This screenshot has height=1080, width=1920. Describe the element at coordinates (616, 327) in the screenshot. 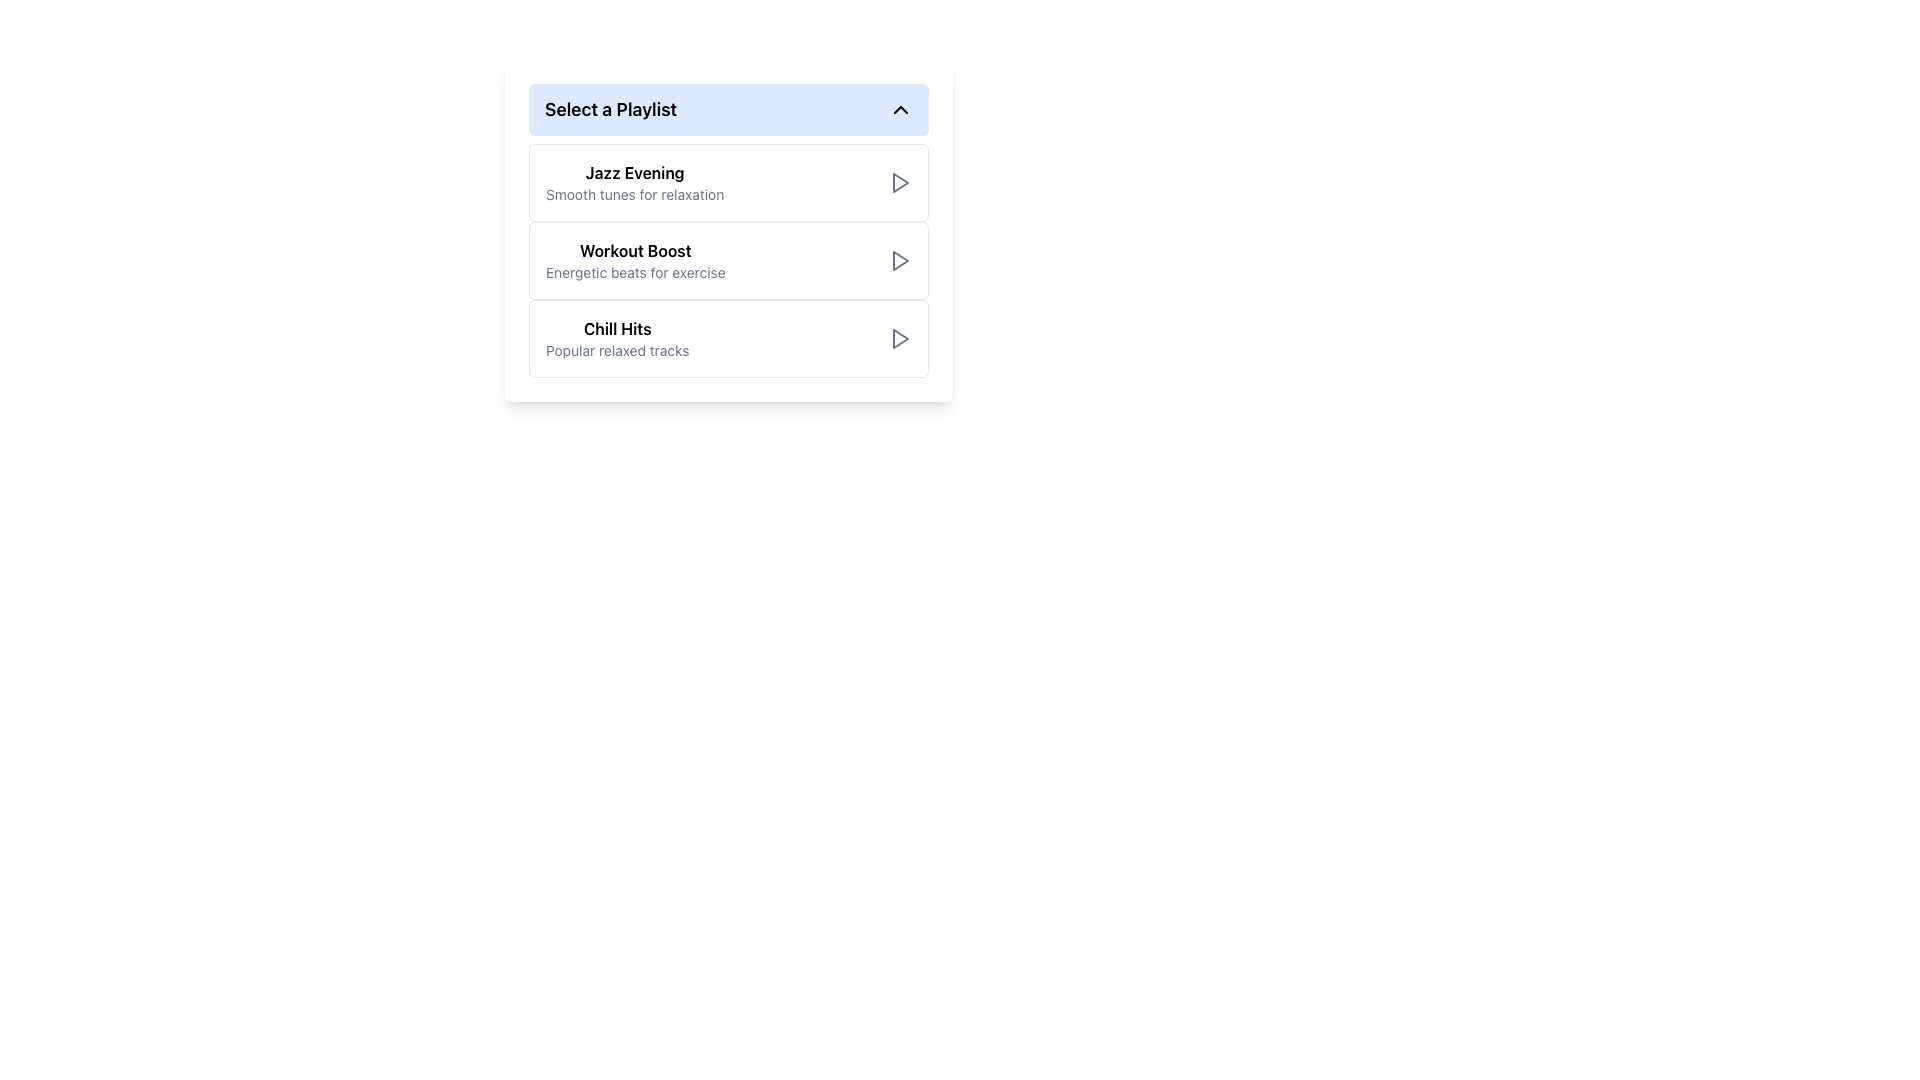

I see `the 'Chill Hits' text label, which serves as the title of a playlist card in the 'Select a Playlist' interface` at that location.